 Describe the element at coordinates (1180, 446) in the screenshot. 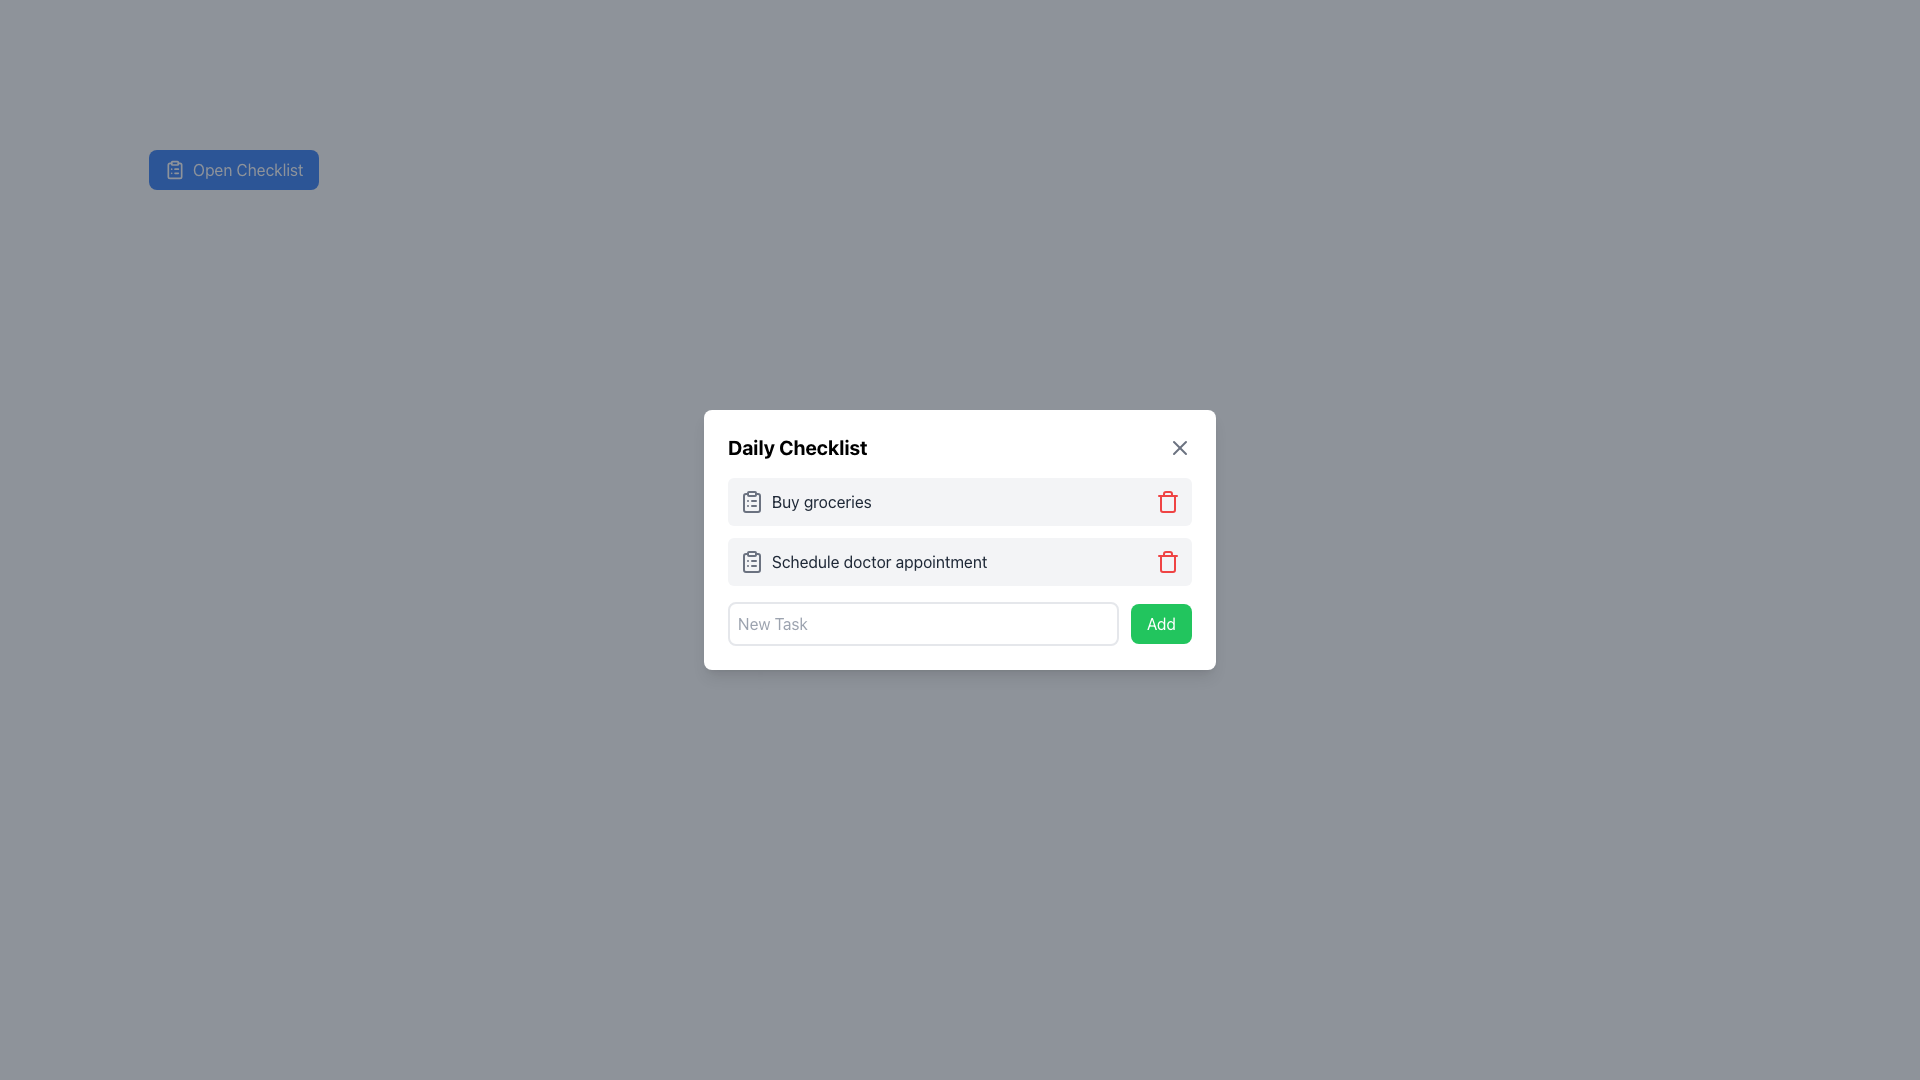

I see `the small square button with an 'X' icon in gray on a white background, located at the top-right corner of the 'Daily Checklist' panel` at that location.